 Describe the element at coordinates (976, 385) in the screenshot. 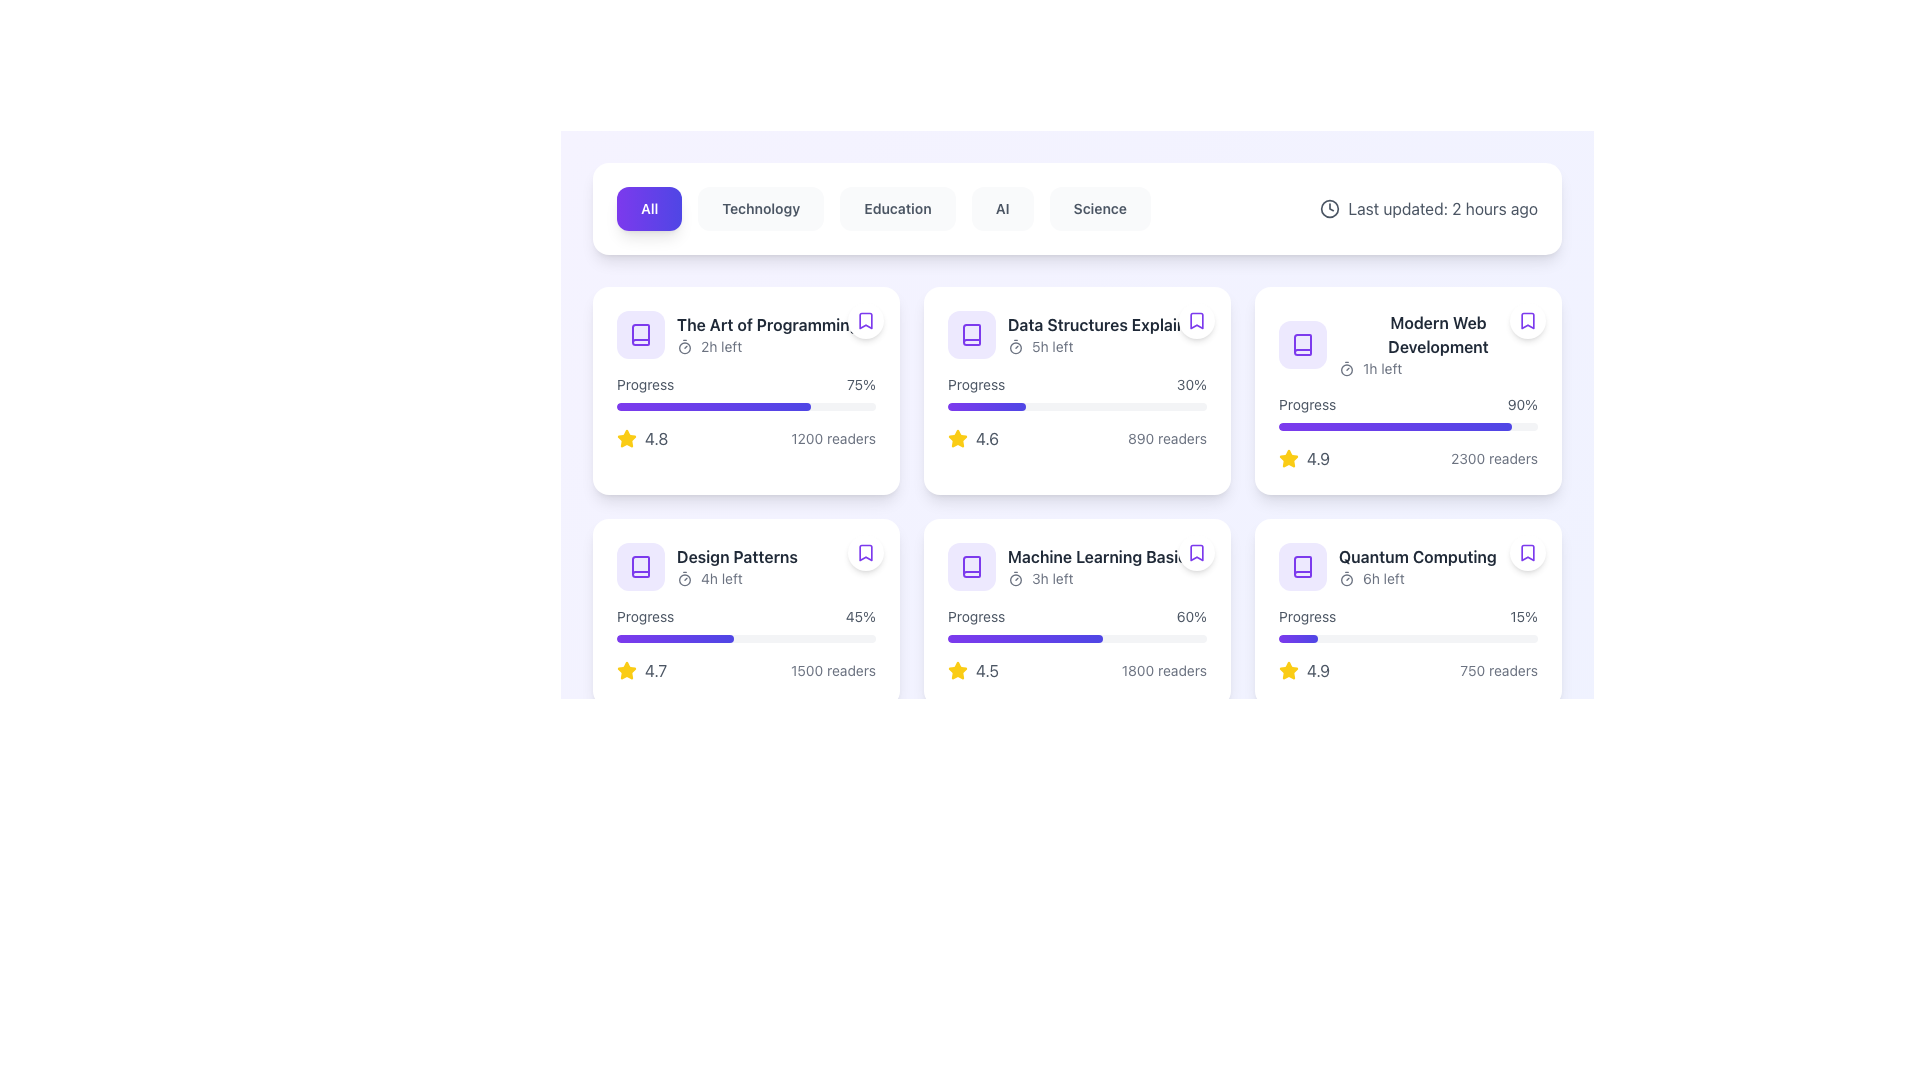

I see `the text label displaying 'Progress' in gray color, located above the progress bar in the second card from the left in the top row of the grid layout` at that location.